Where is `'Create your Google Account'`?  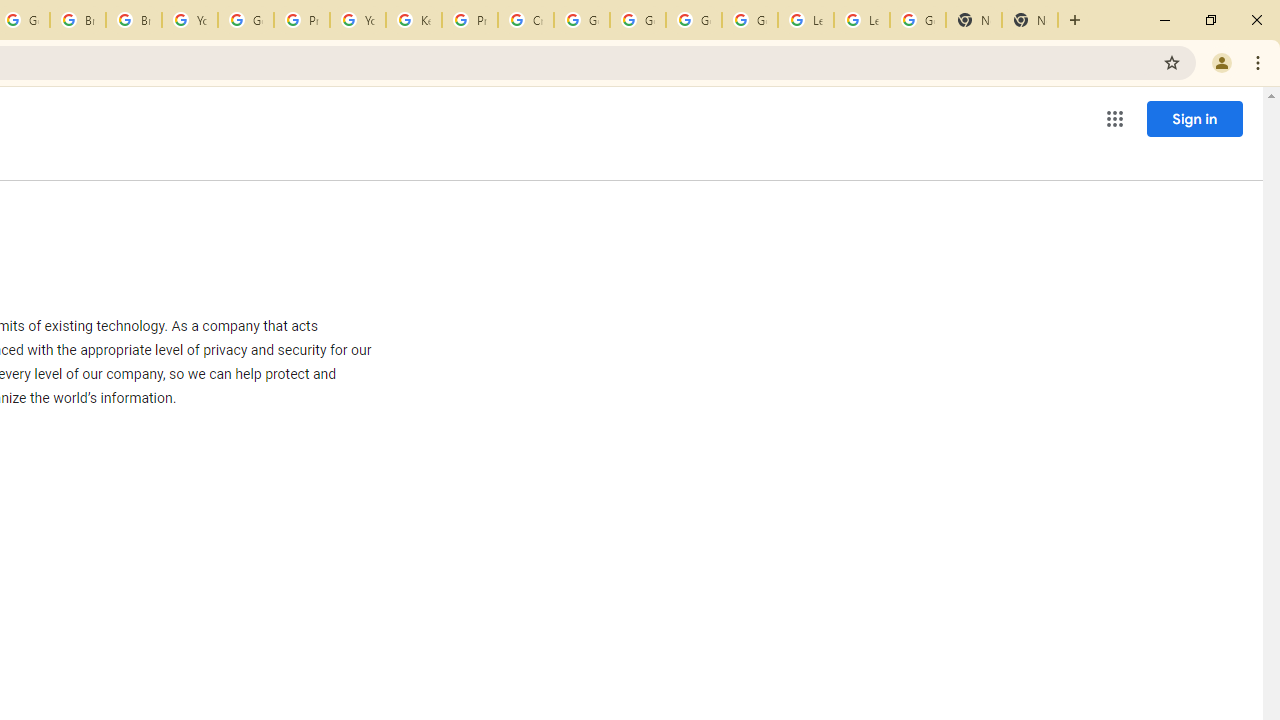
'Create your Google Account' is located at coordinates (526, 20).